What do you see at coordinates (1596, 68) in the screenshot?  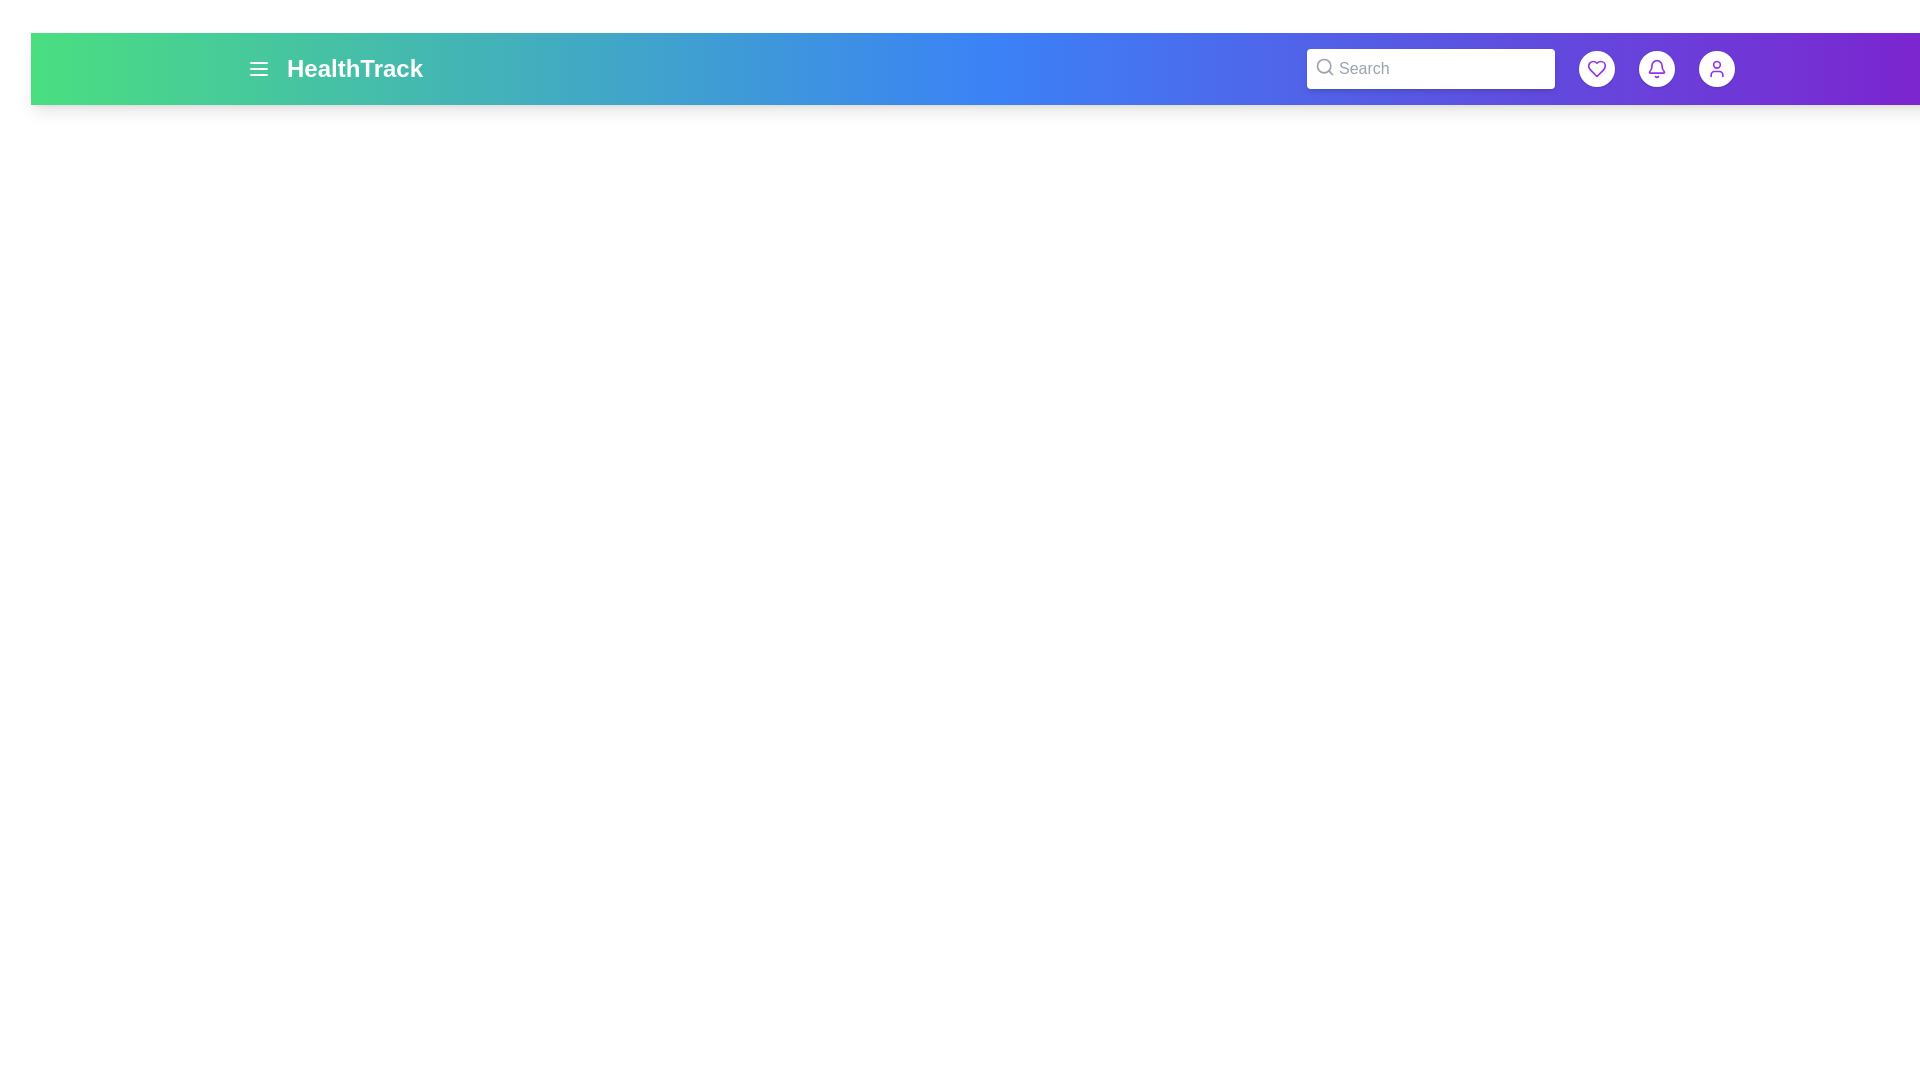 I see `the heart button in the app bar` at bounding box center [1596, 68].